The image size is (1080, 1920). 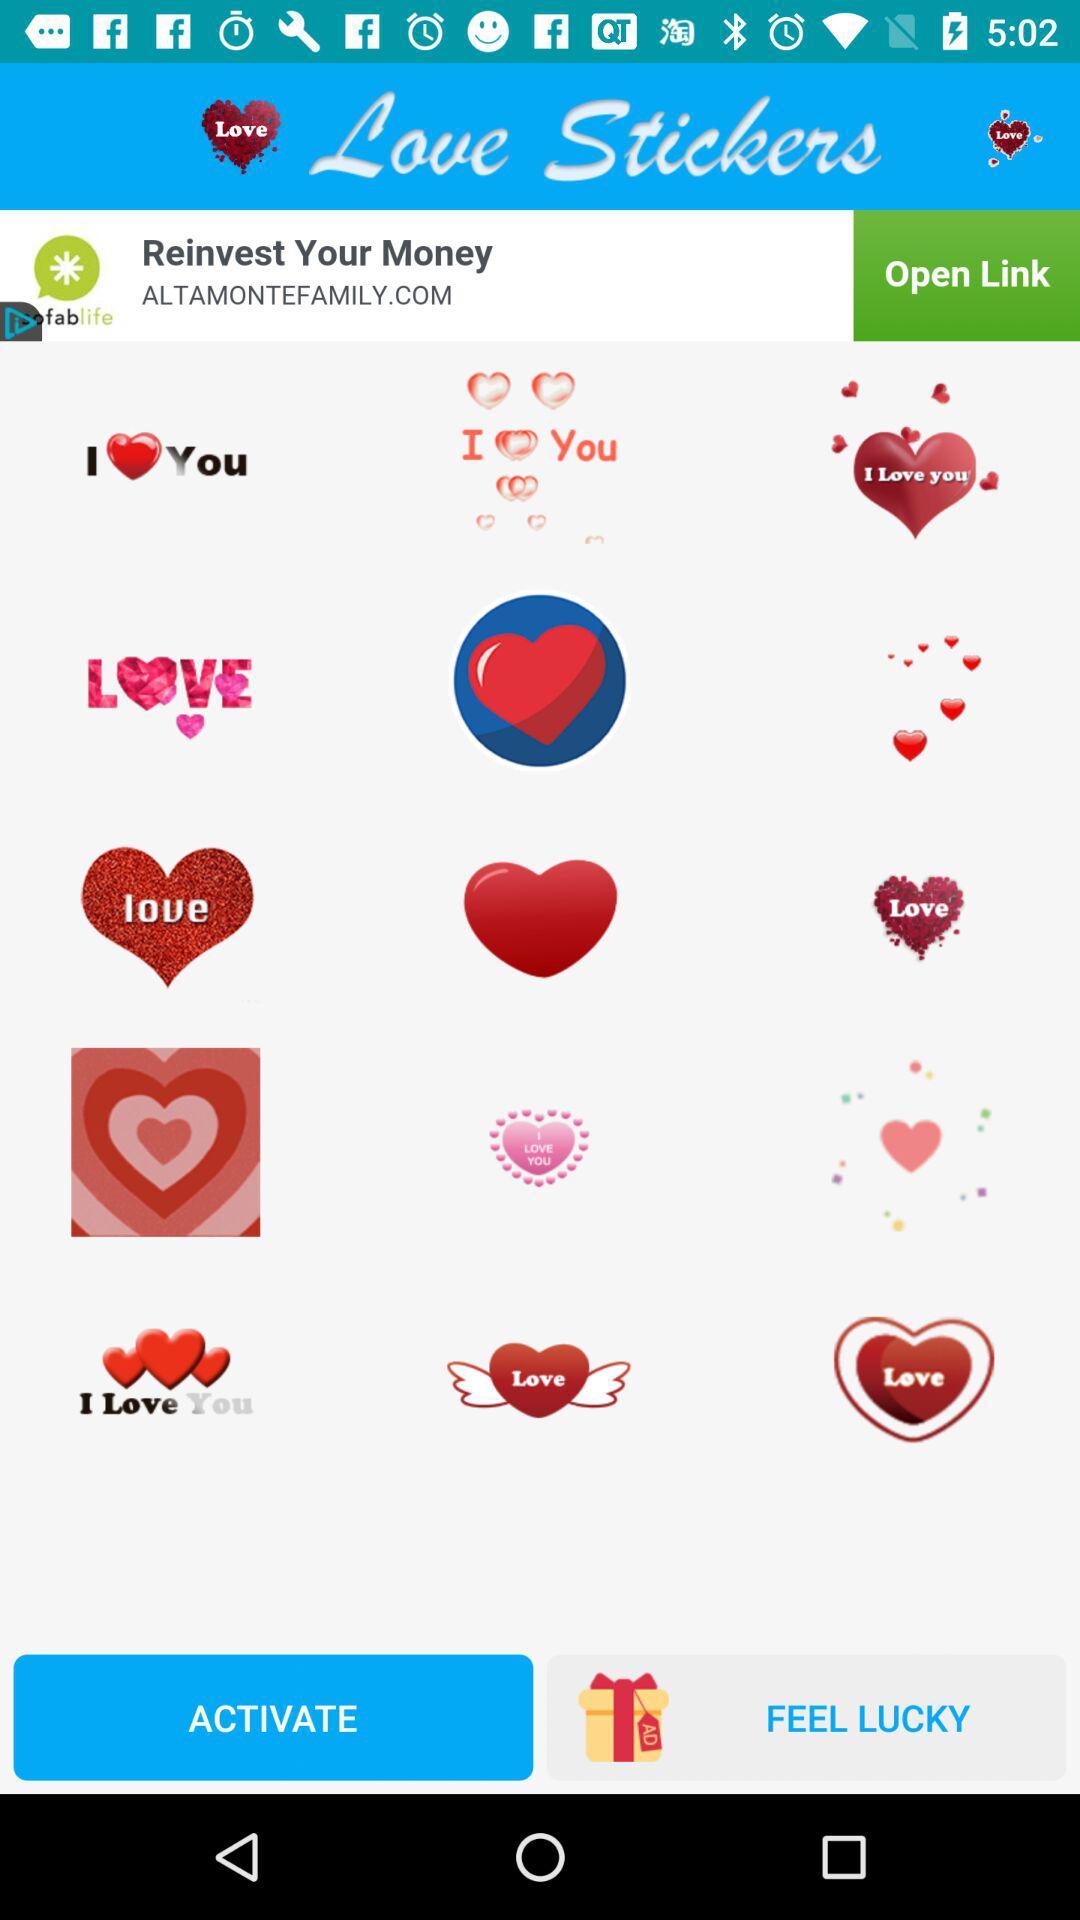 What do you see at coordinates (805, 1716) in the screenshot?
I see `feel lucky icon` at bounding box center [805, 1716].